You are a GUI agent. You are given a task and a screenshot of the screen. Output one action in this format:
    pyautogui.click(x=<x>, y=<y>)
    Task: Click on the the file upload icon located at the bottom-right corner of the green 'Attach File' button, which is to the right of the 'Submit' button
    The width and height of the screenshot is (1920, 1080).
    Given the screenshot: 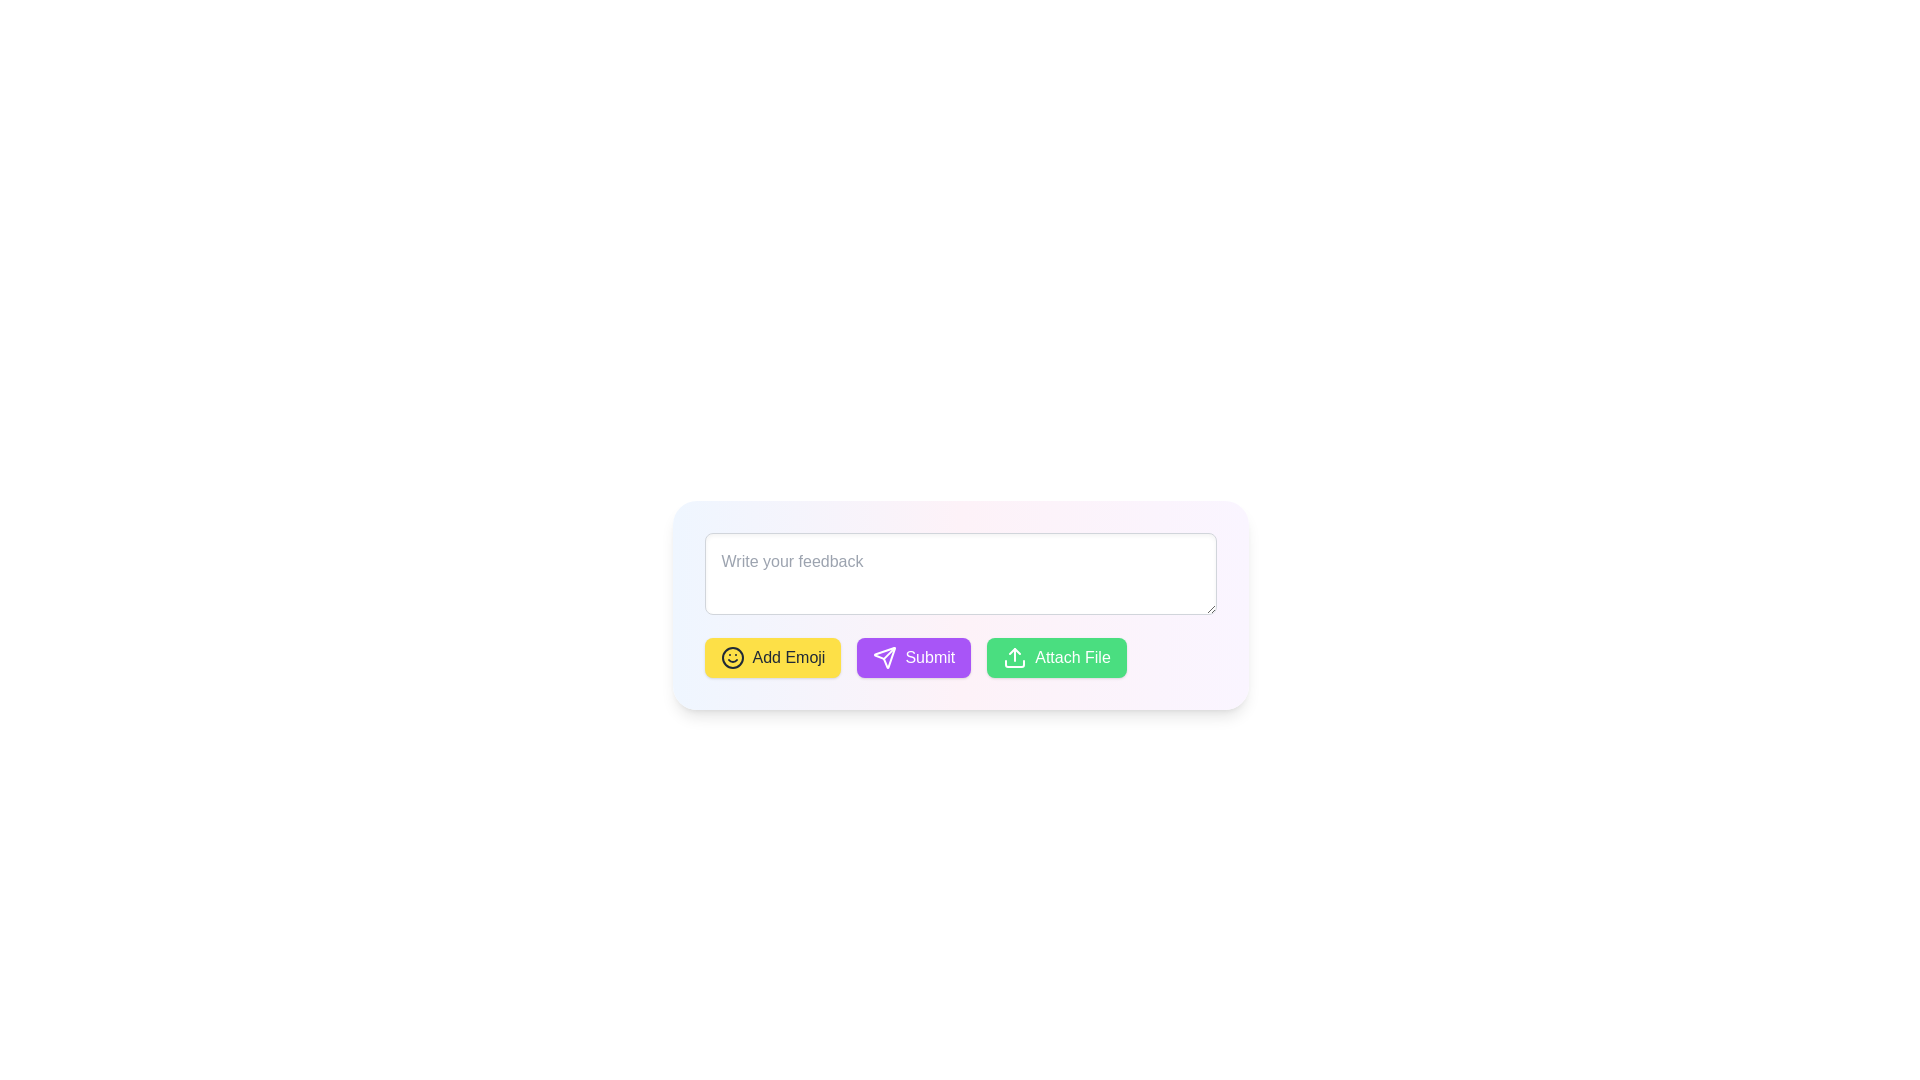 What is the action you would take?
    pyautogui.click(x=1015, y=658)
    